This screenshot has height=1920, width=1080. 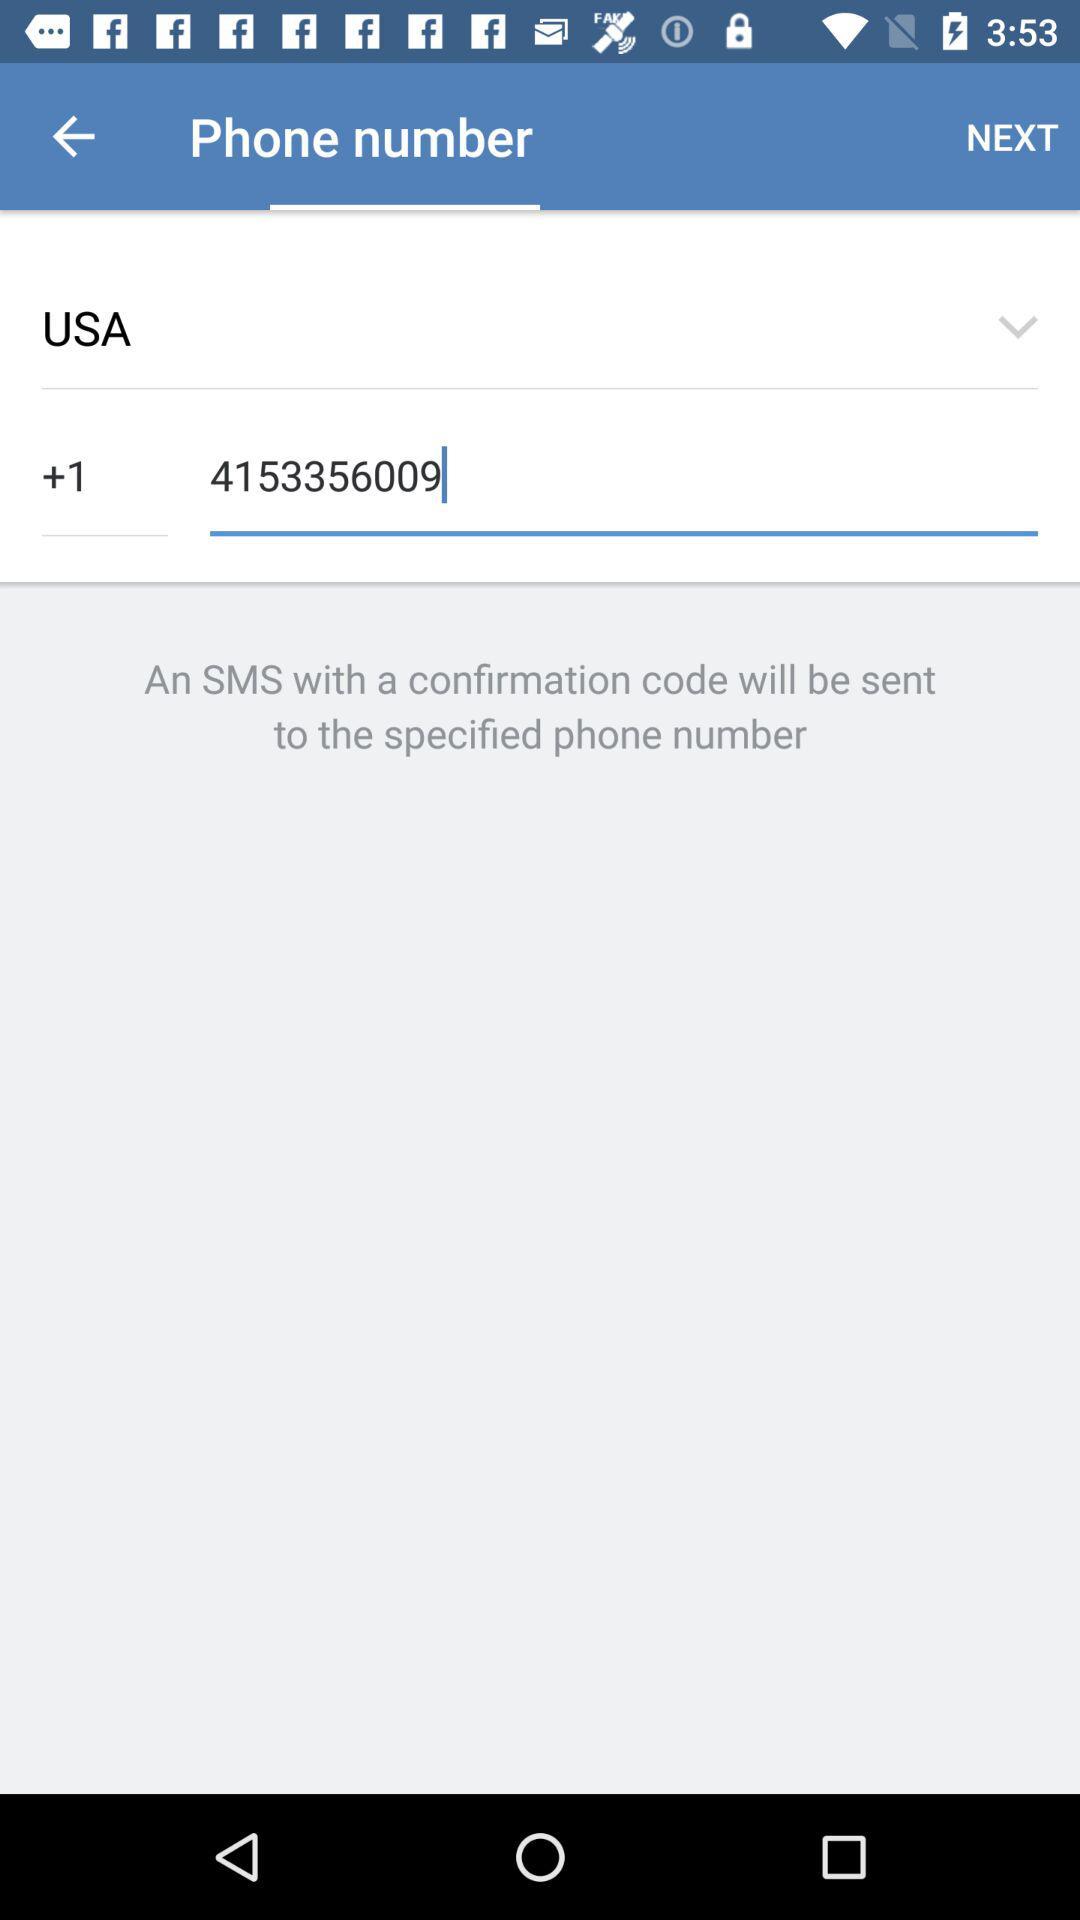 I want to click on +1 icon, so click(x=104, y=472).